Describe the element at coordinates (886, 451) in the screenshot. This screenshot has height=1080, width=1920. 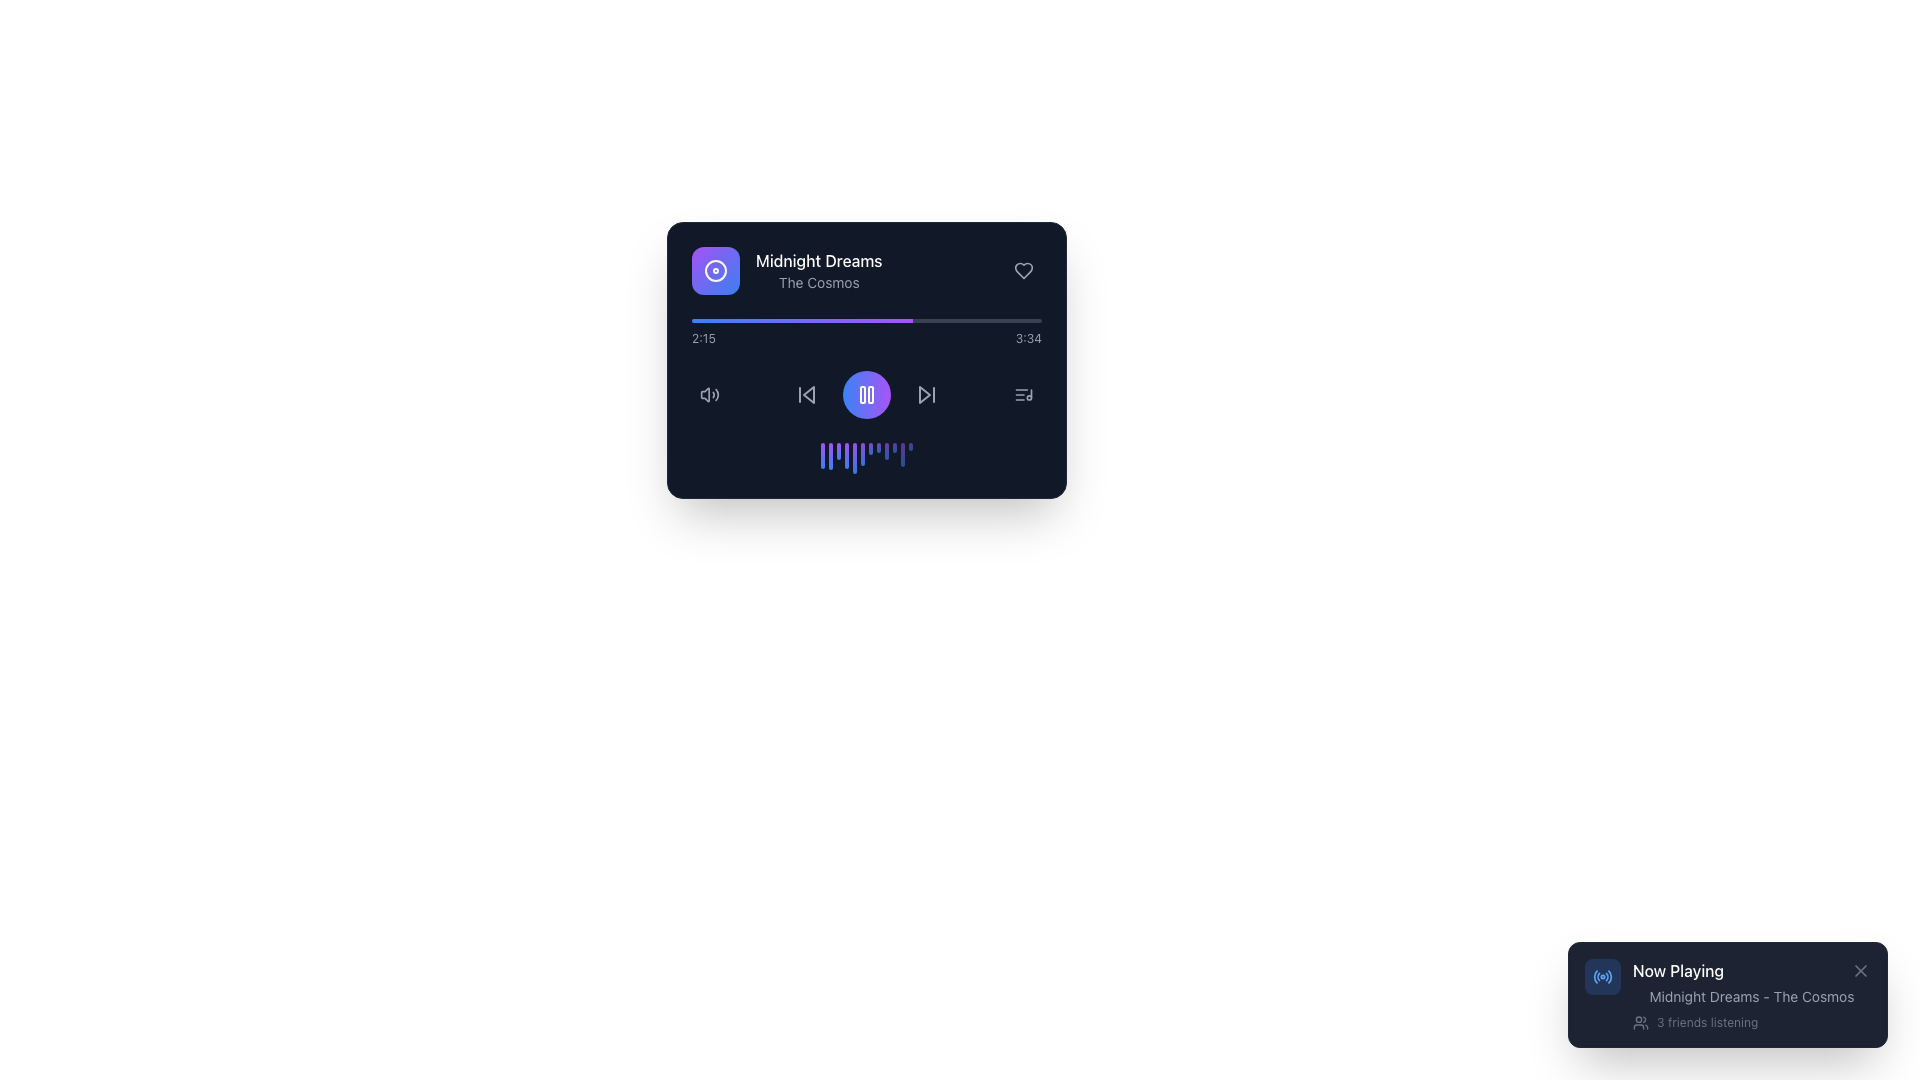
I see `the ninth animated vertical bar in the mini equalizer visualization of the music player interface, which features a gradient from blue to purple and a pulsating effect` at that location.